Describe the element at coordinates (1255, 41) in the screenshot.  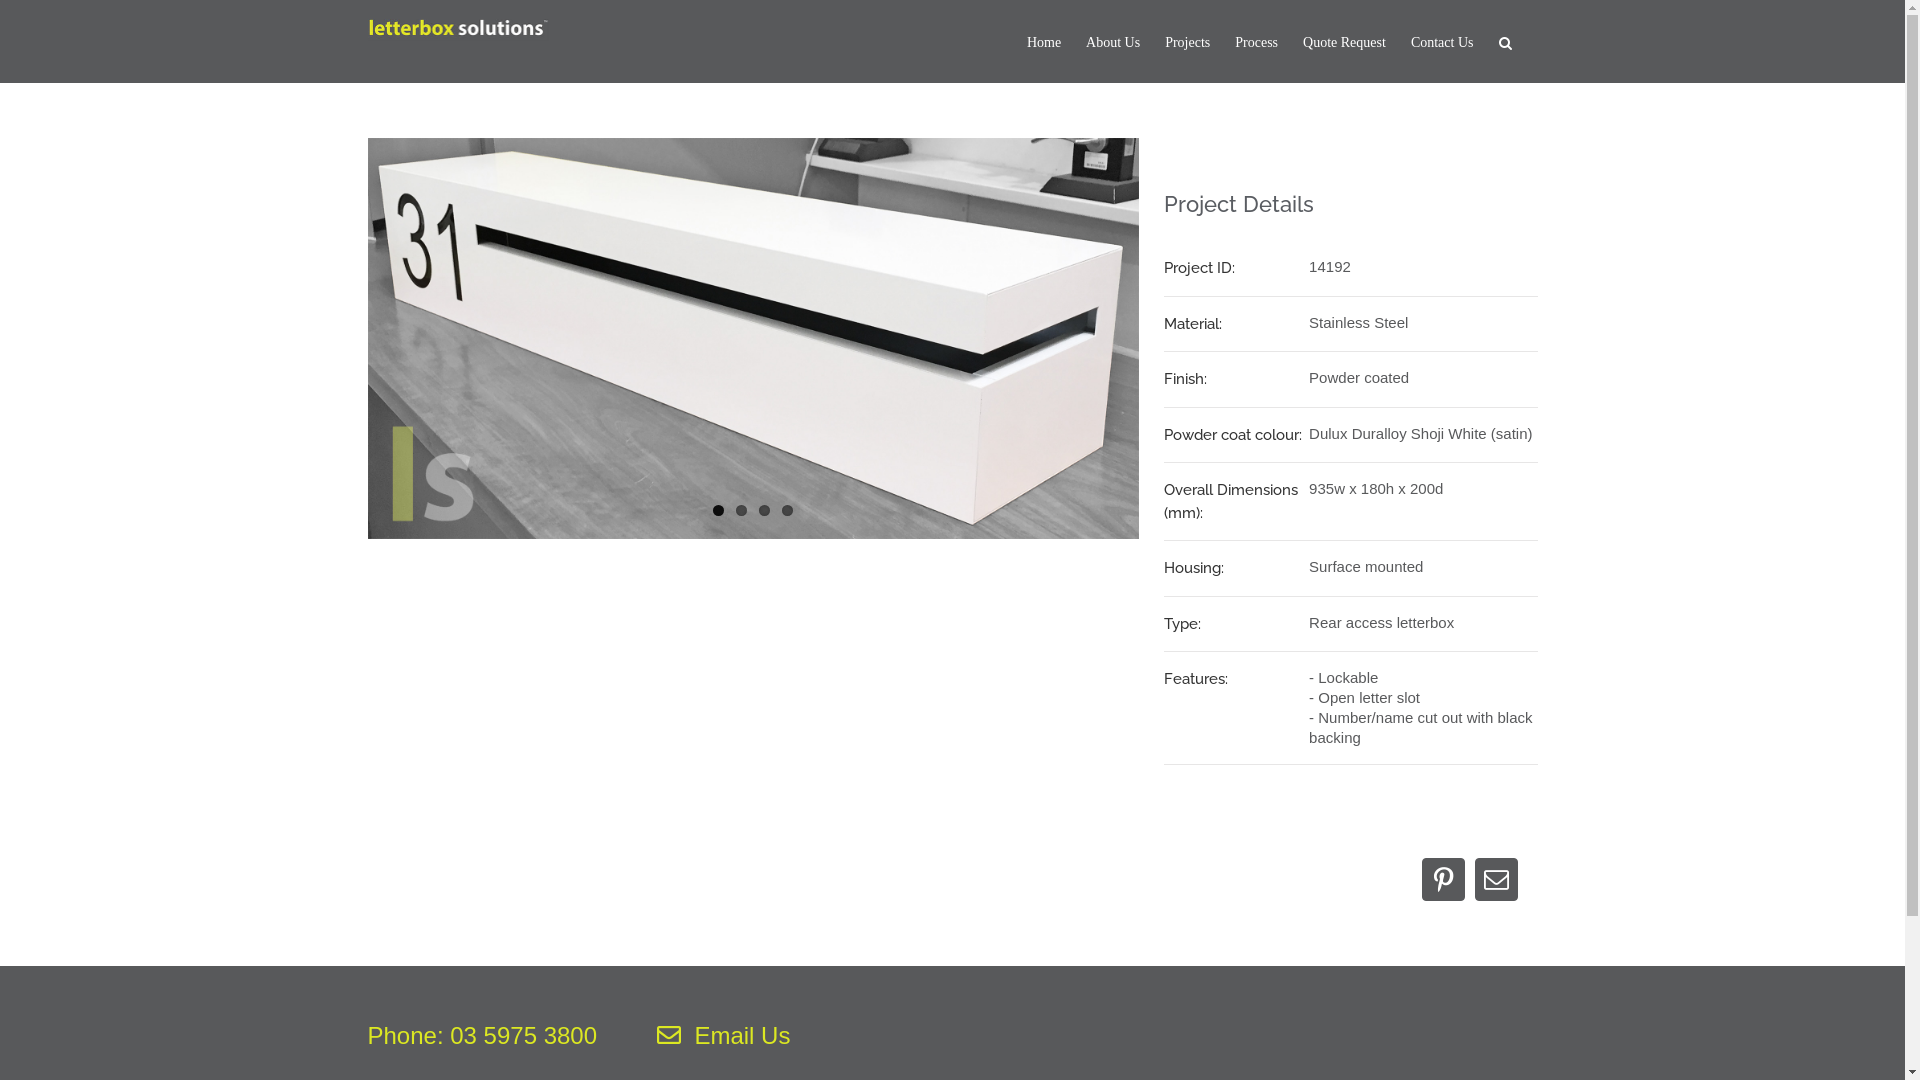
I see `'Process'` at that location.